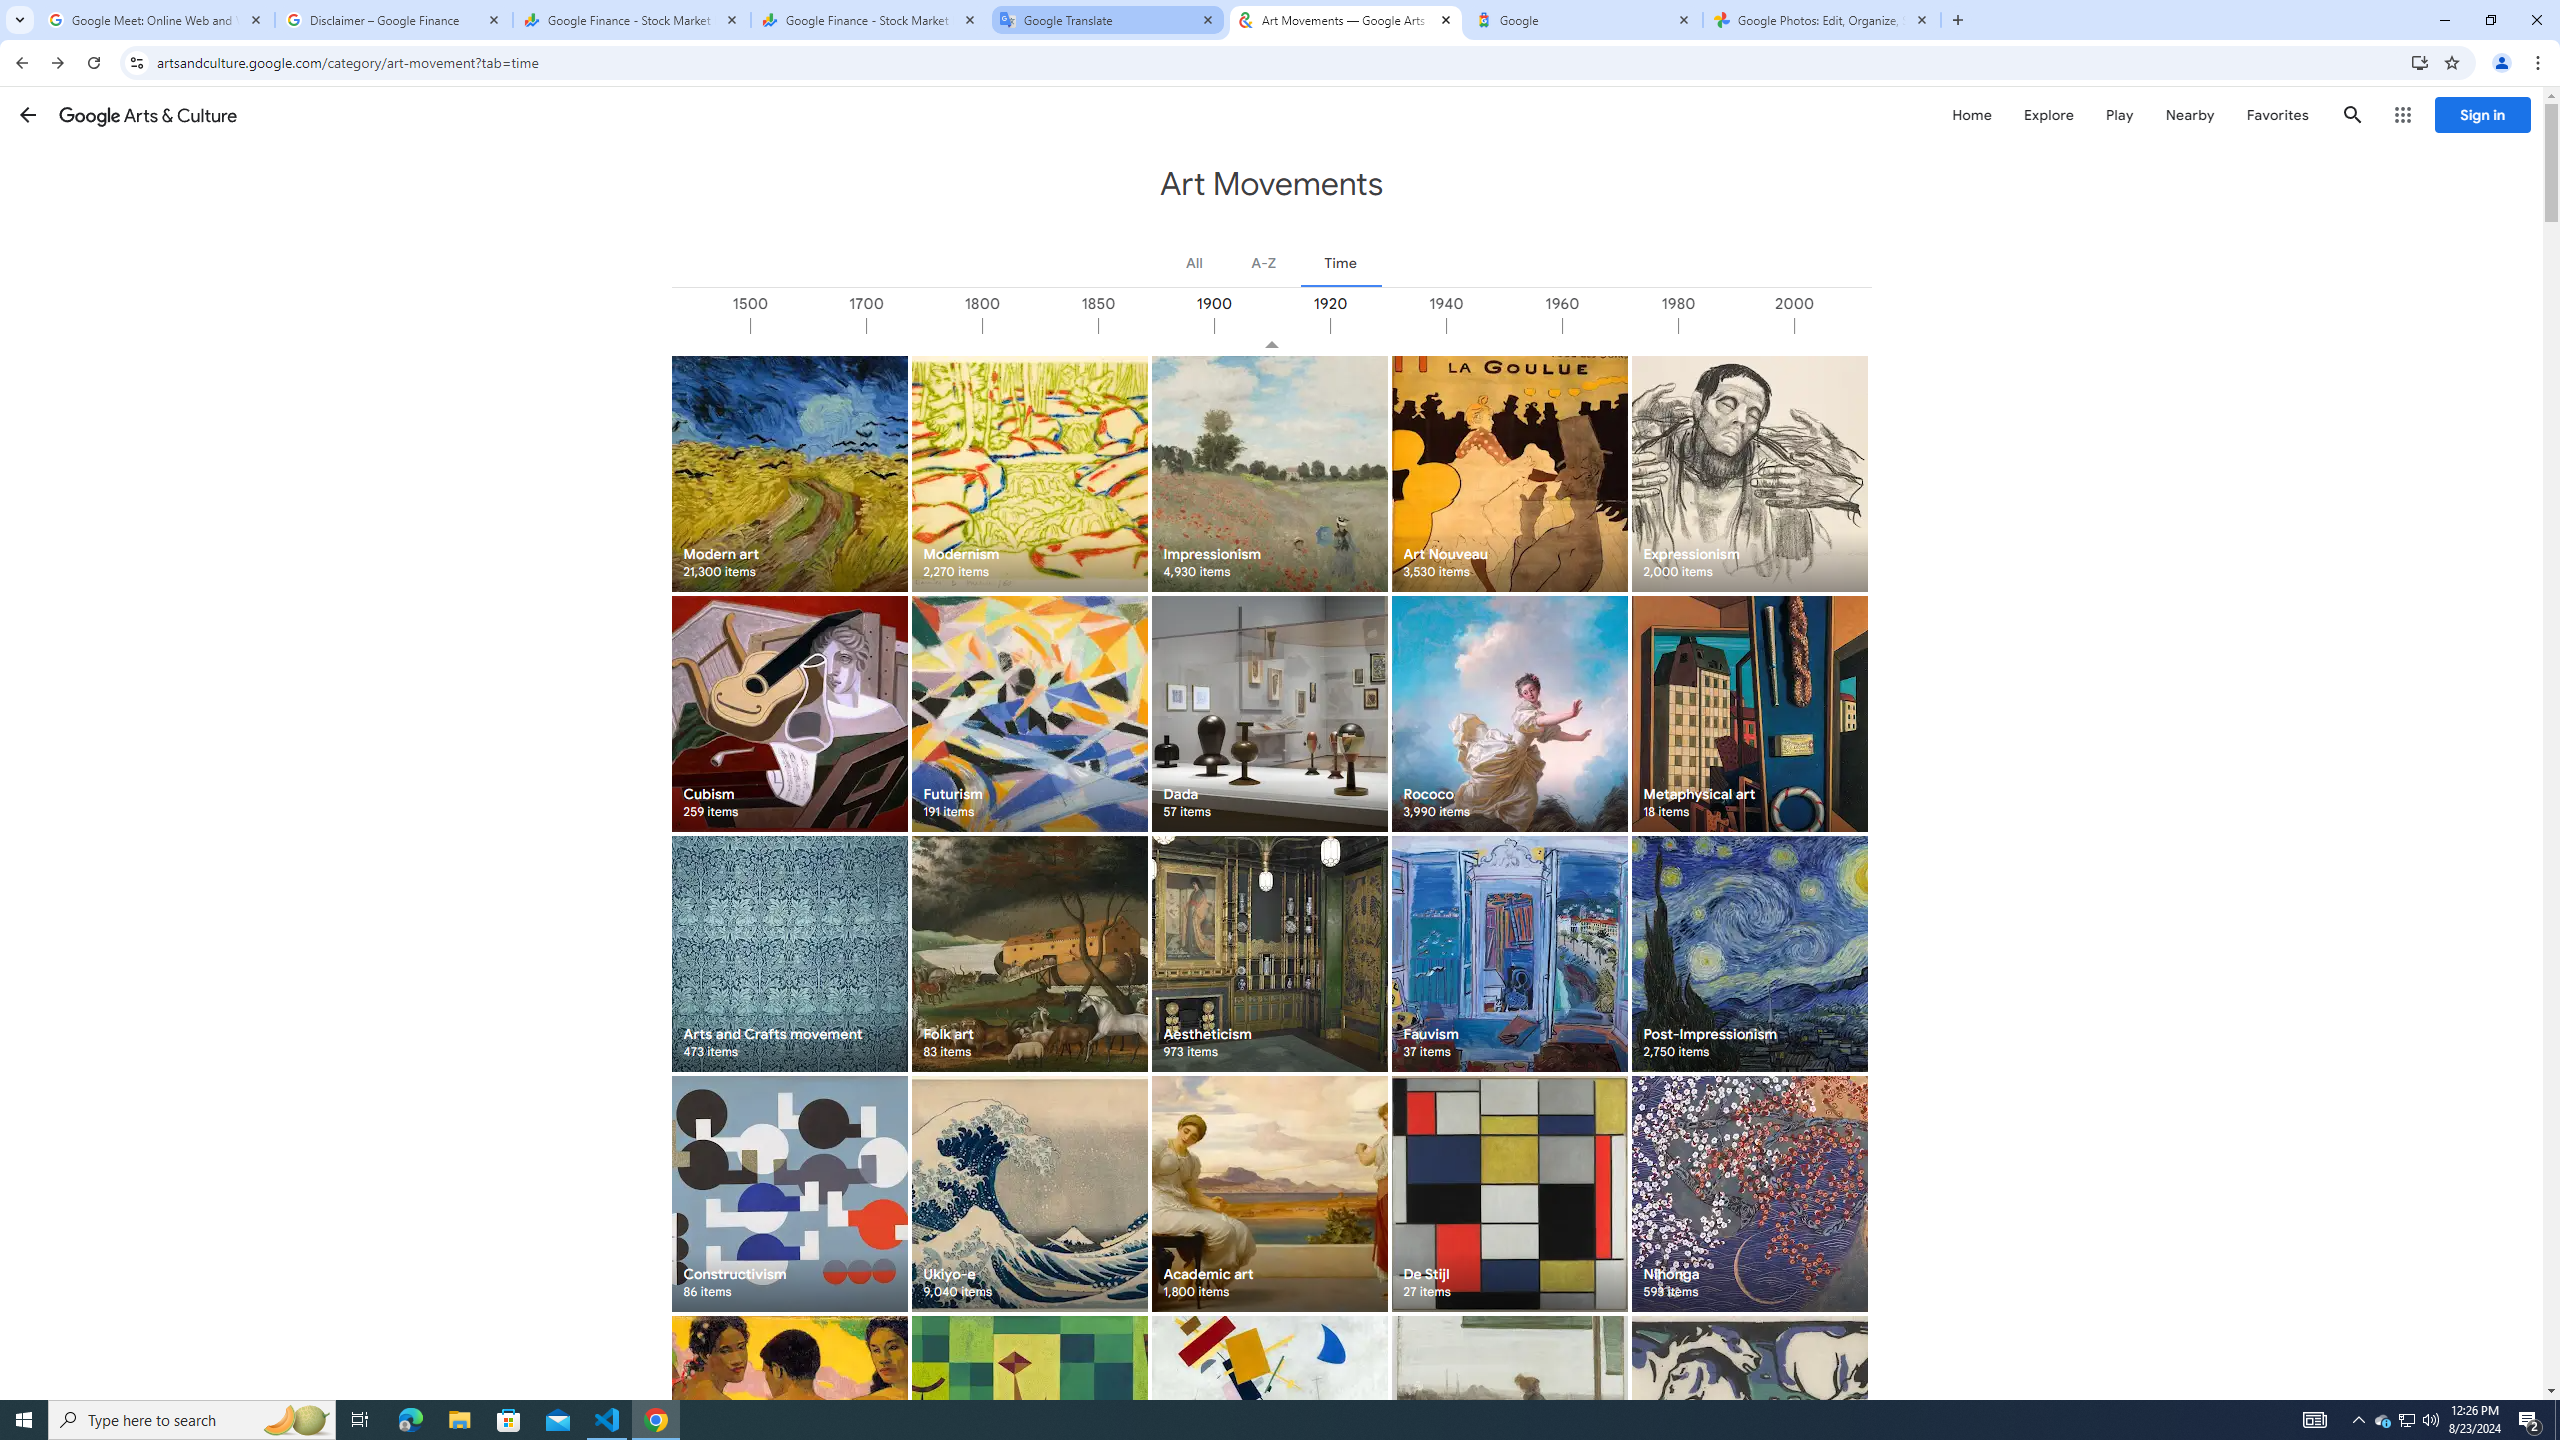 The image size is (2560, 1440). What do you see at coordinates (1508, 713) in the screenshot?
I see `'Rococo 3,990 items'` at bounding box center [1508, 713].